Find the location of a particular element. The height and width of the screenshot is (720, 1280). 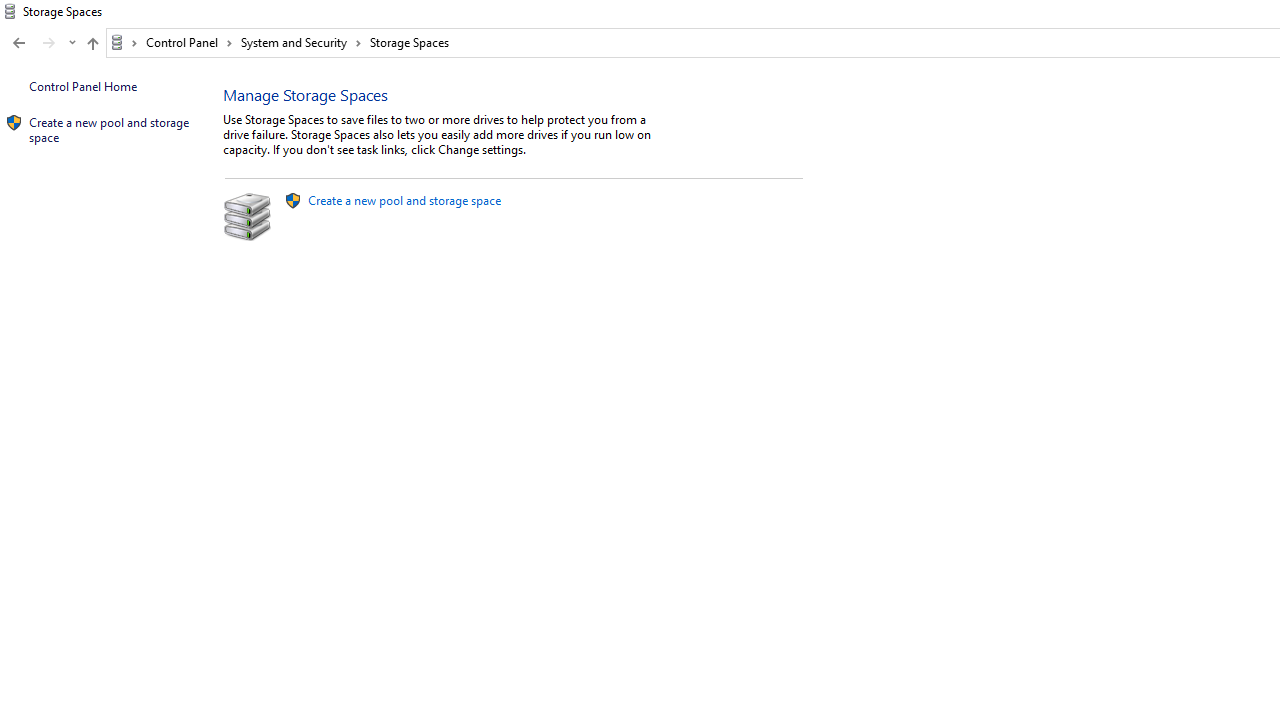

'System' is located at coordinates (10, 11).